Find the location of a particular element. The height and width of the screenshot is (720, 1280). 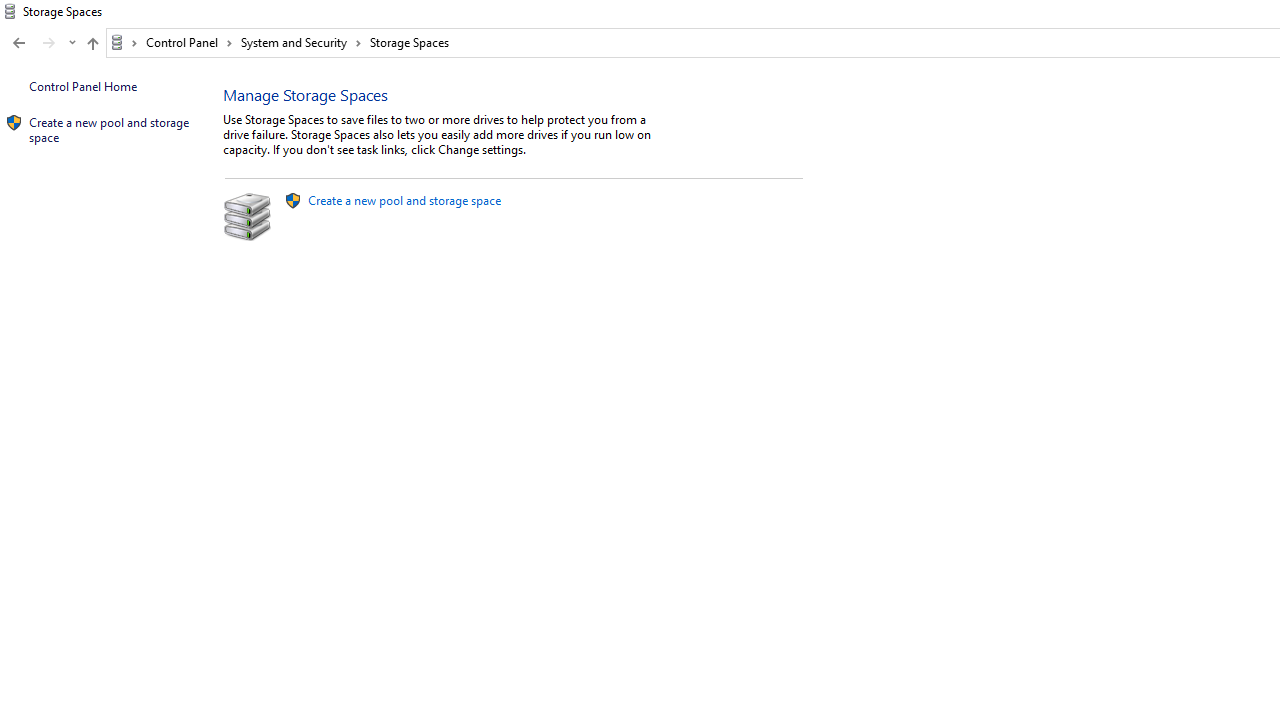

'System' is located at coordinates (10, 11).